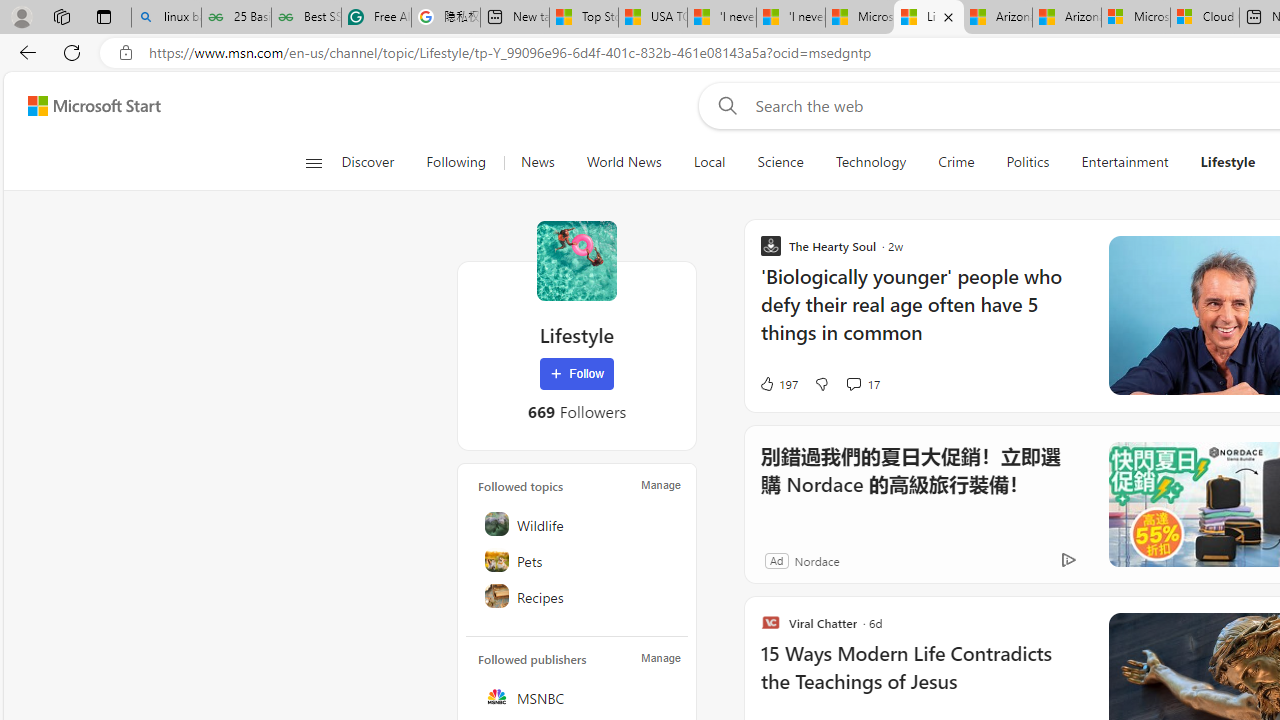  I want to click on 'Web search', so click(723, 105).